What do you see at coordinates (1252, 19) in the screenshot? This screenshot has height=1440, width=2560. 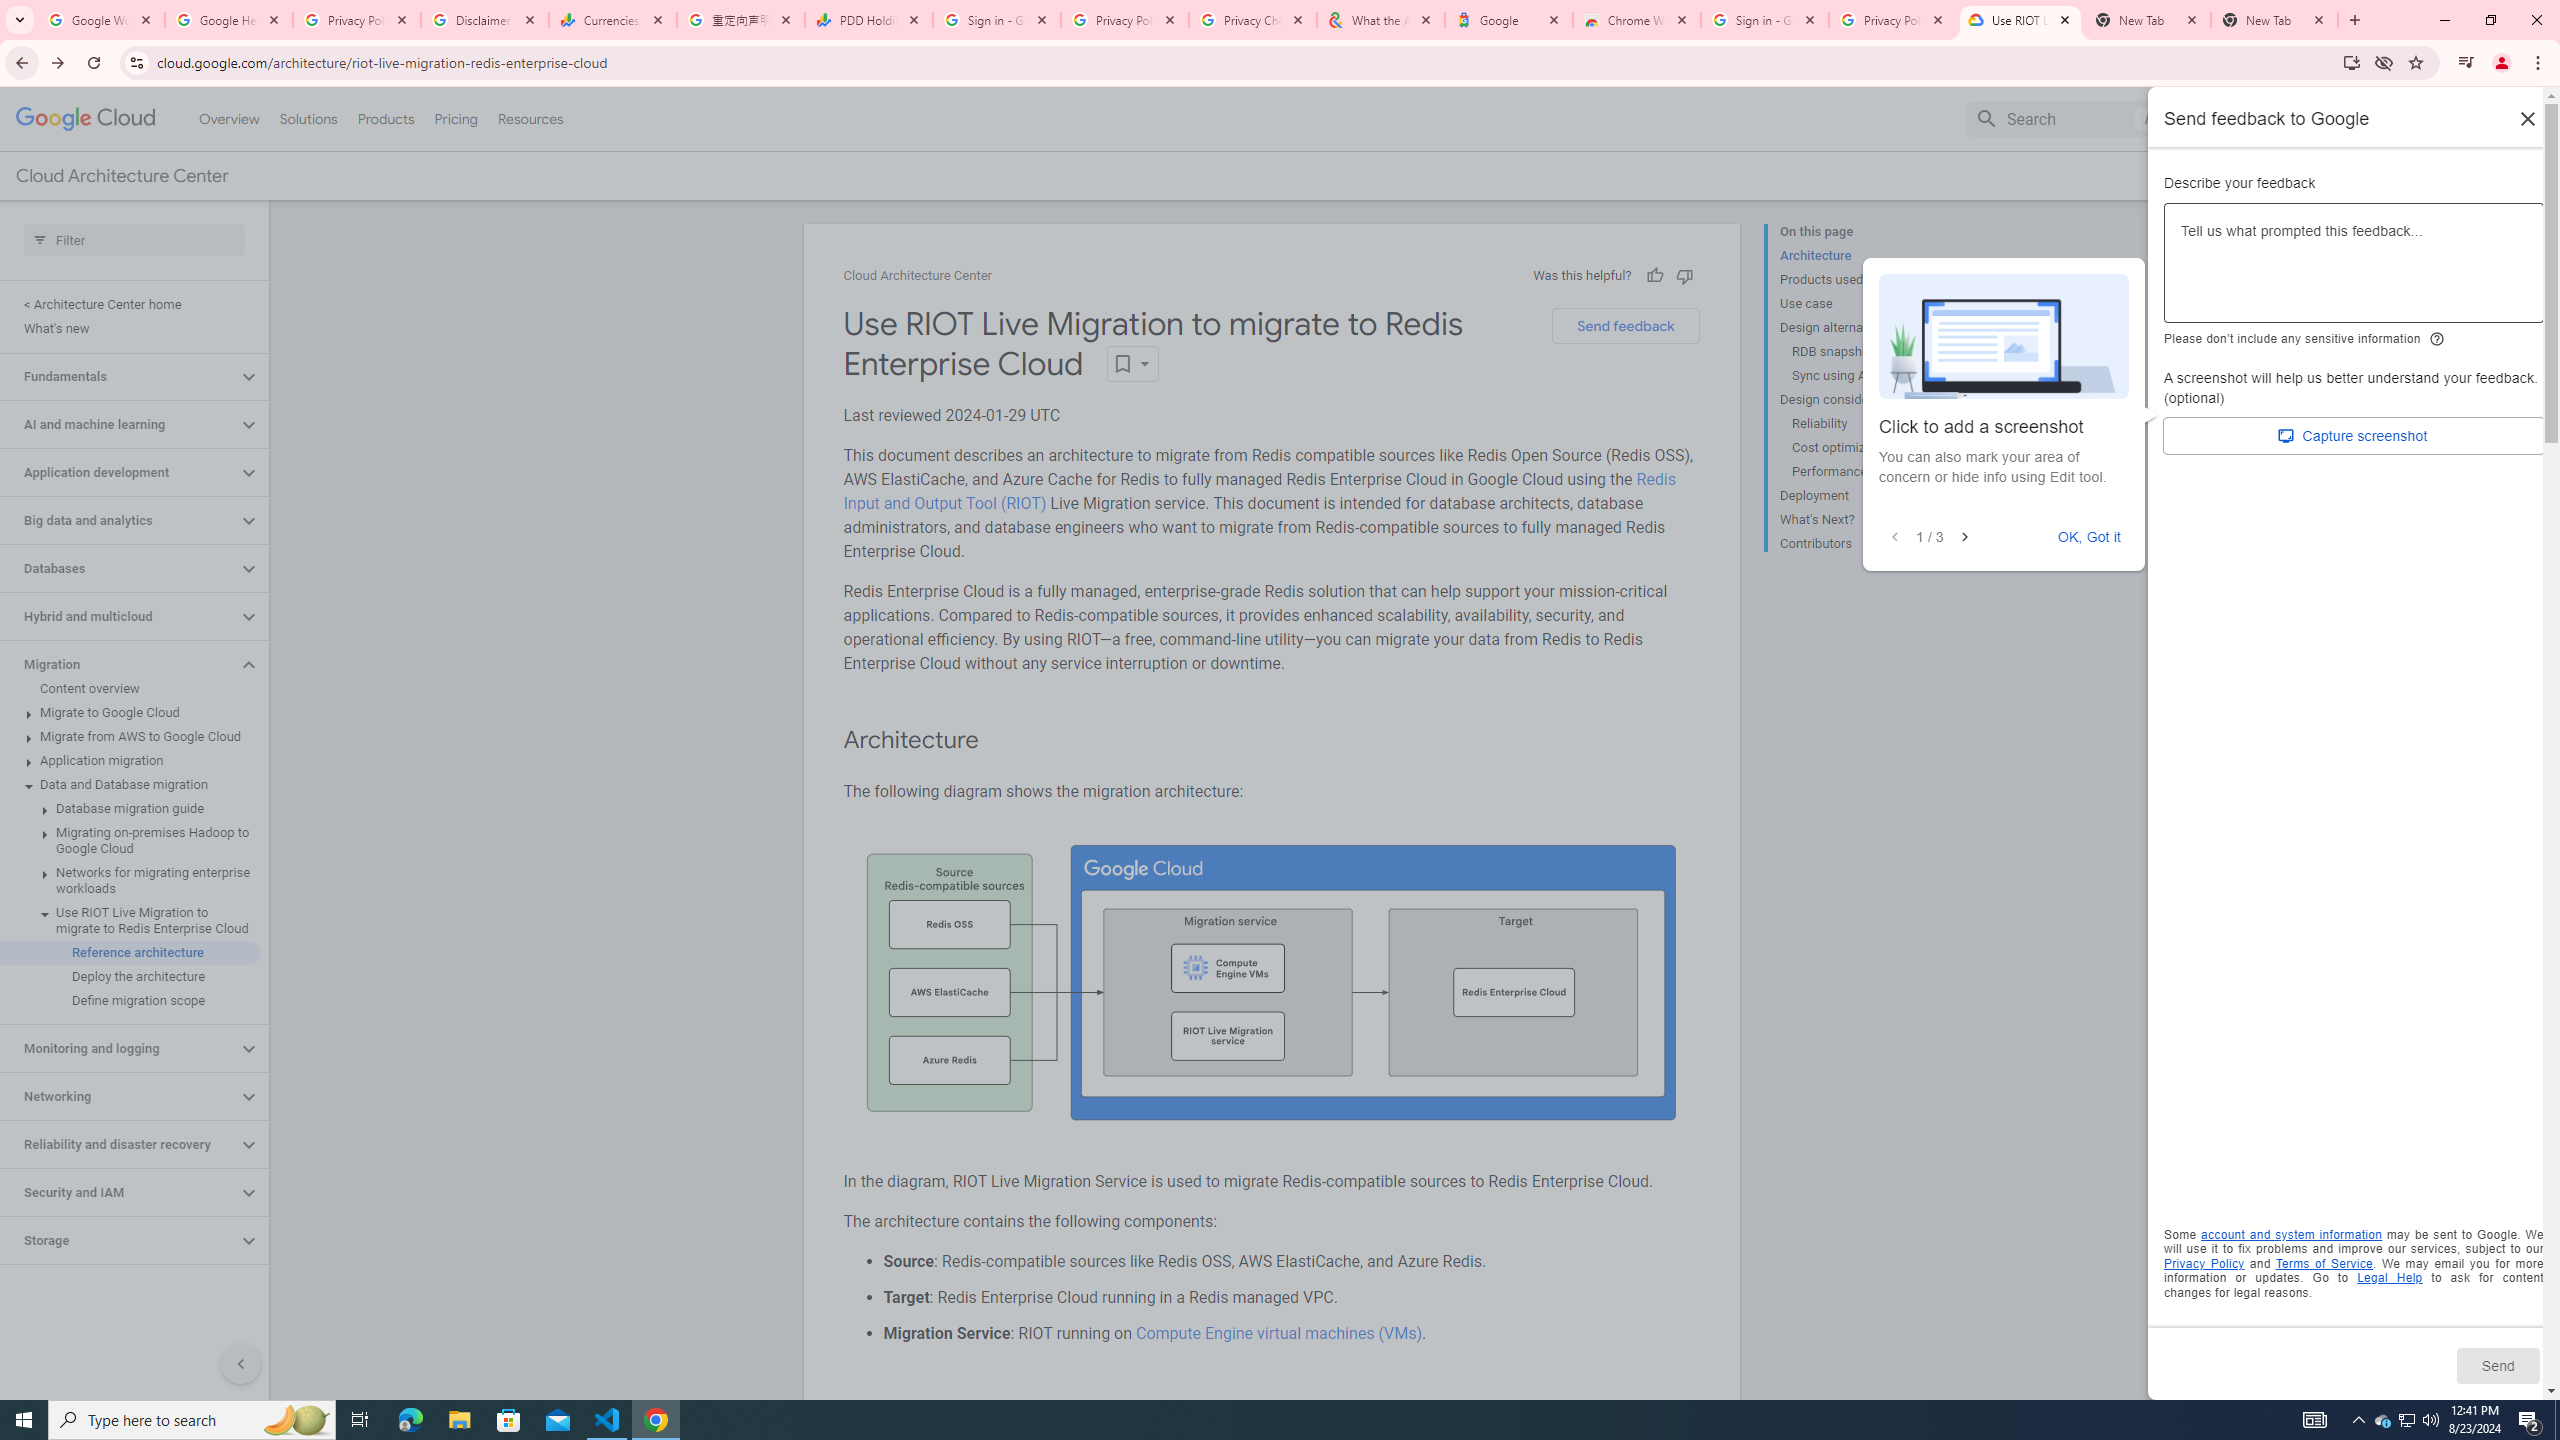 I see `'Privacy Checkup'` at bounding box center [1252, 19].